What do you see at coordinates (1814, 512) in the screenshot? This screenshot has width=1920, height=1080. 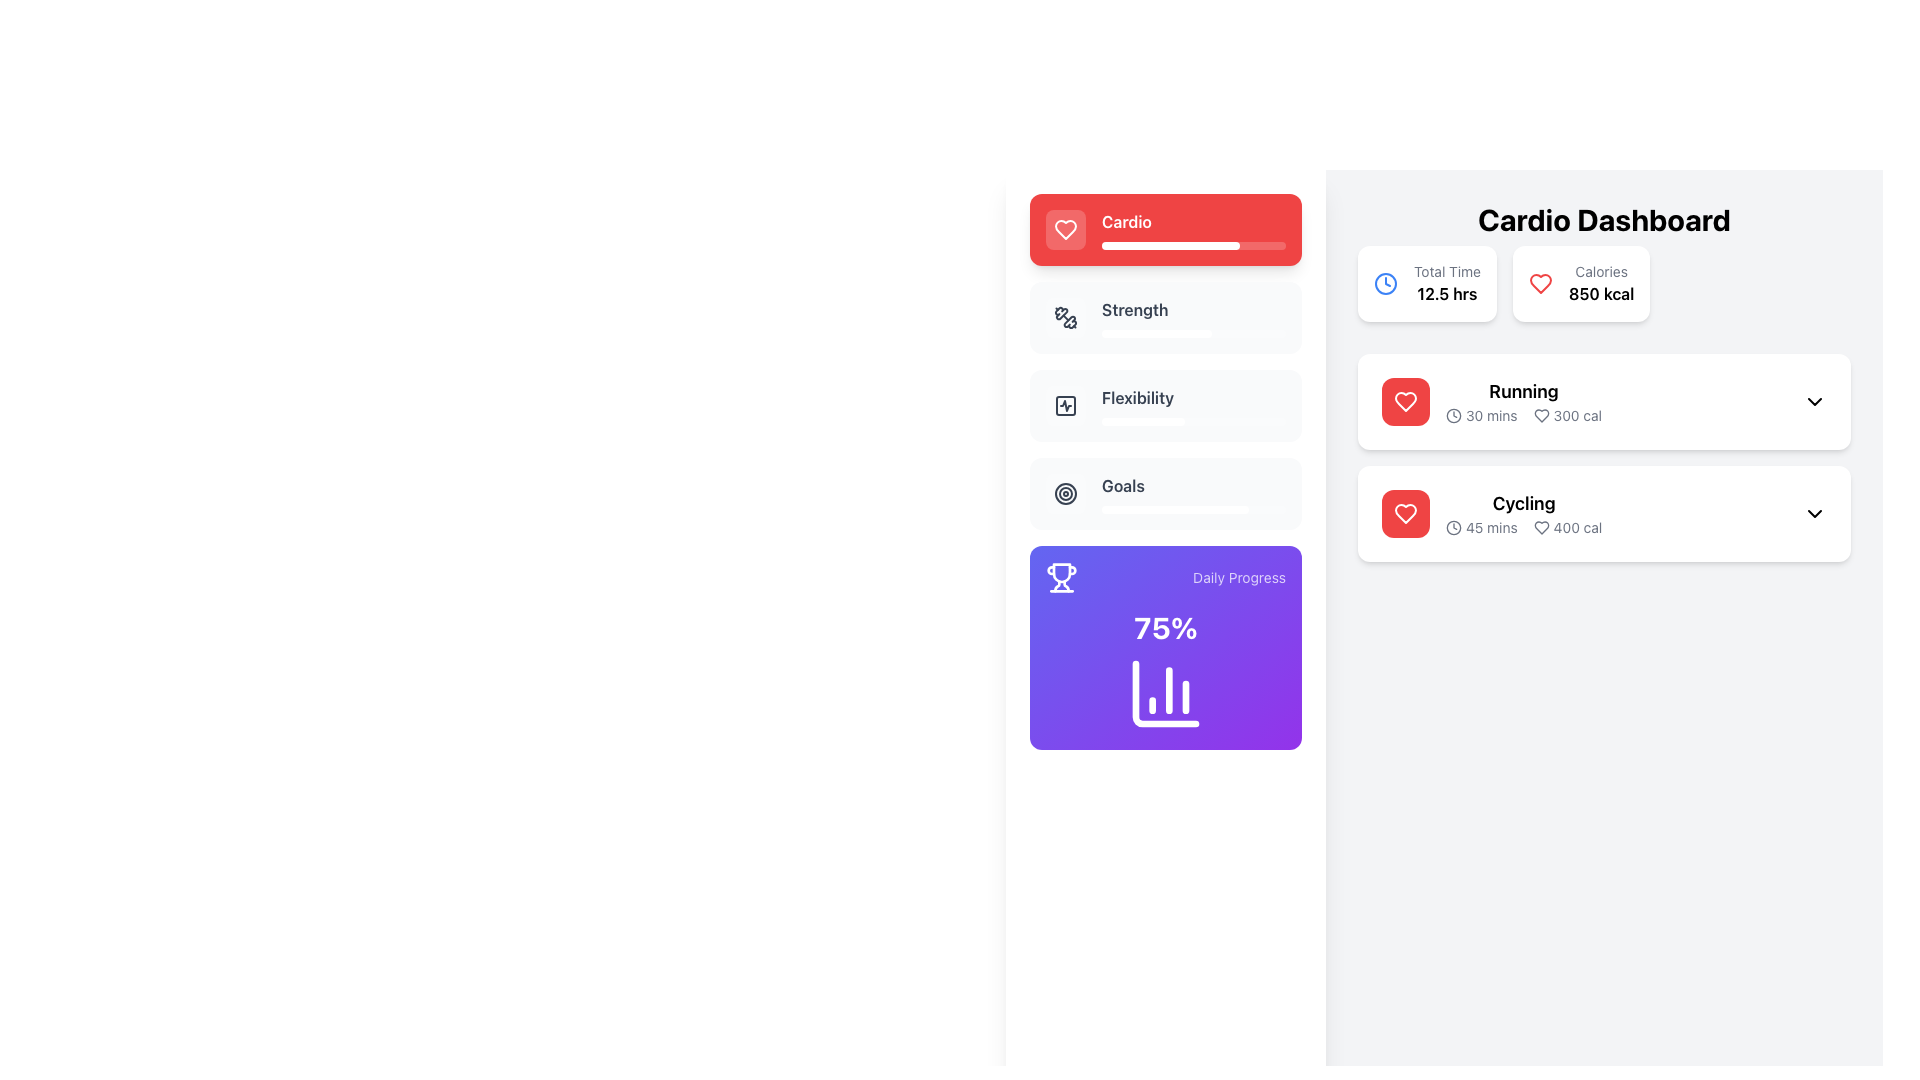 I see `the chevron toggle icon located to the right of the 'Cycling' section text` at bounding box center [1814, 512].